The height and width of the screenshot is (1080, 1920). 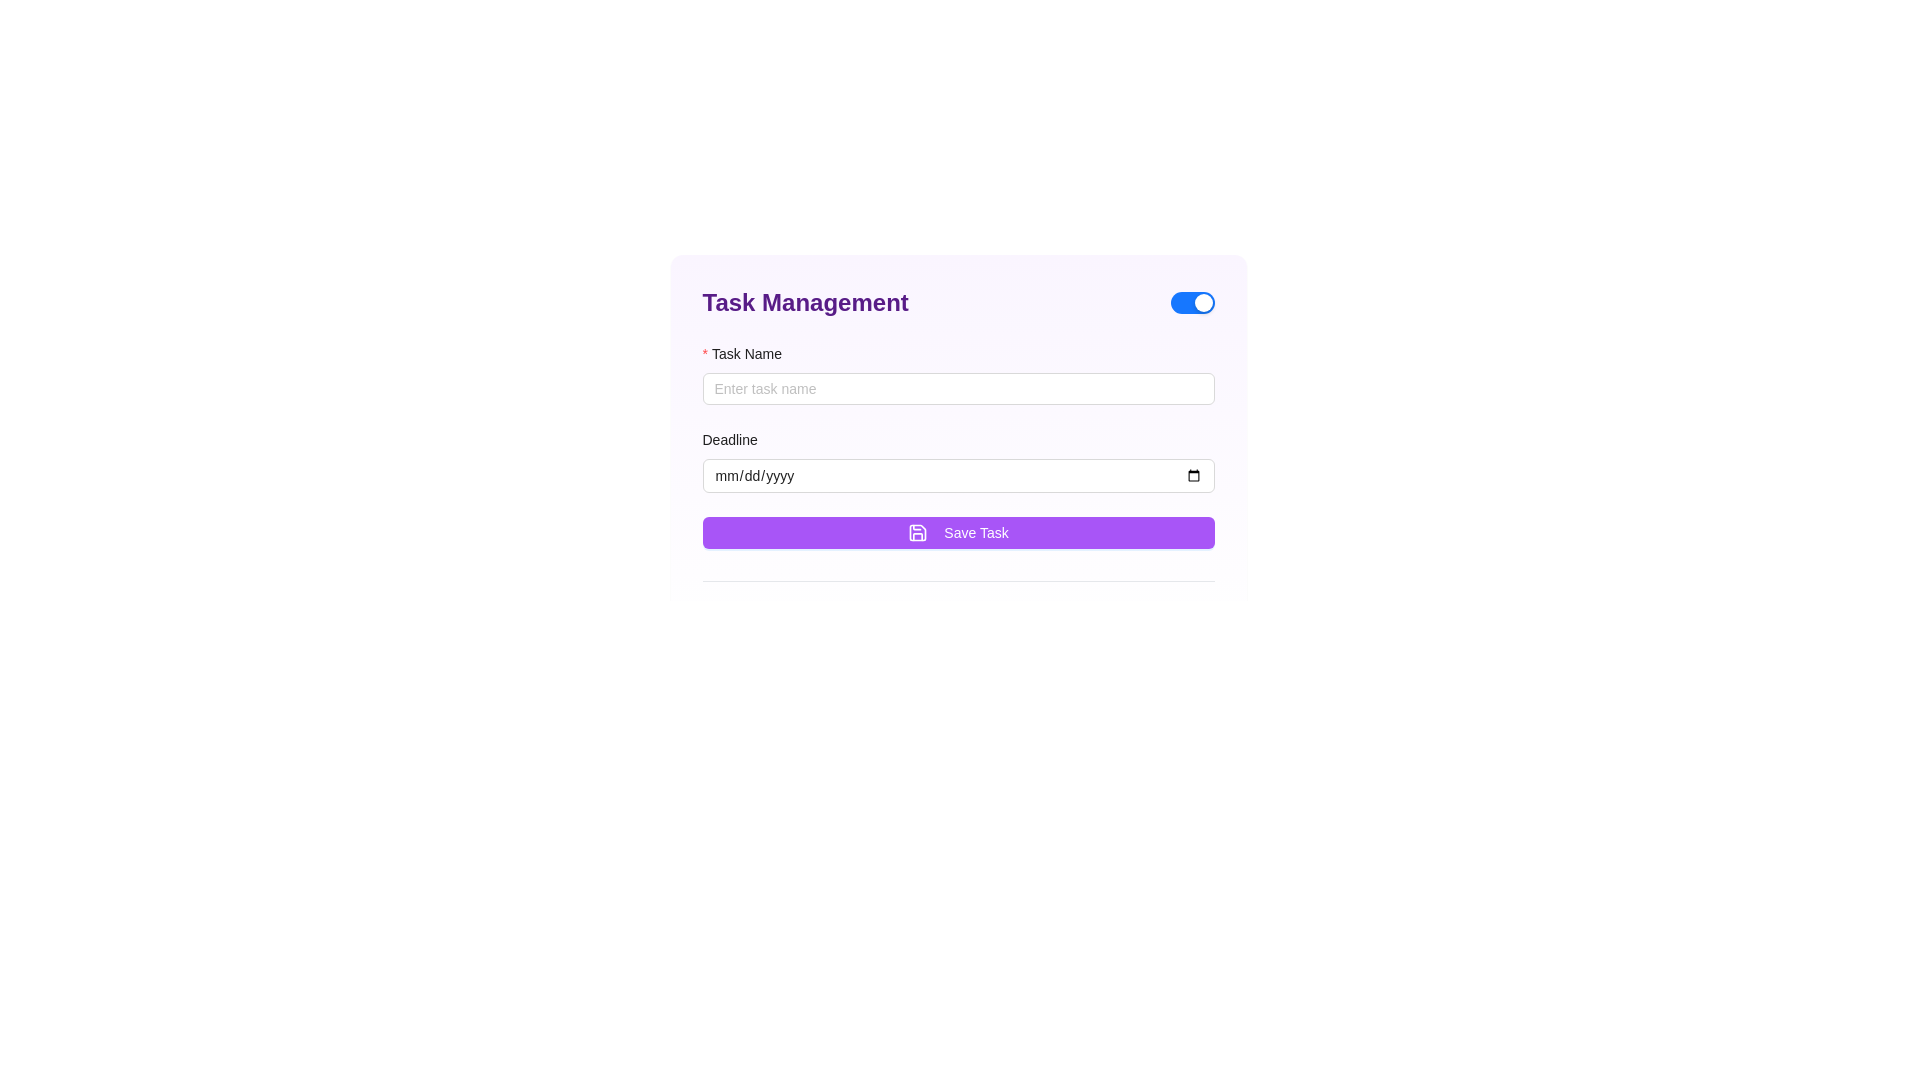 I want to click on the Switch indicator located on the right side of the 'Task Management' heading, which visually represents the active state of a toggle switch, so click(x=1185, y=303).